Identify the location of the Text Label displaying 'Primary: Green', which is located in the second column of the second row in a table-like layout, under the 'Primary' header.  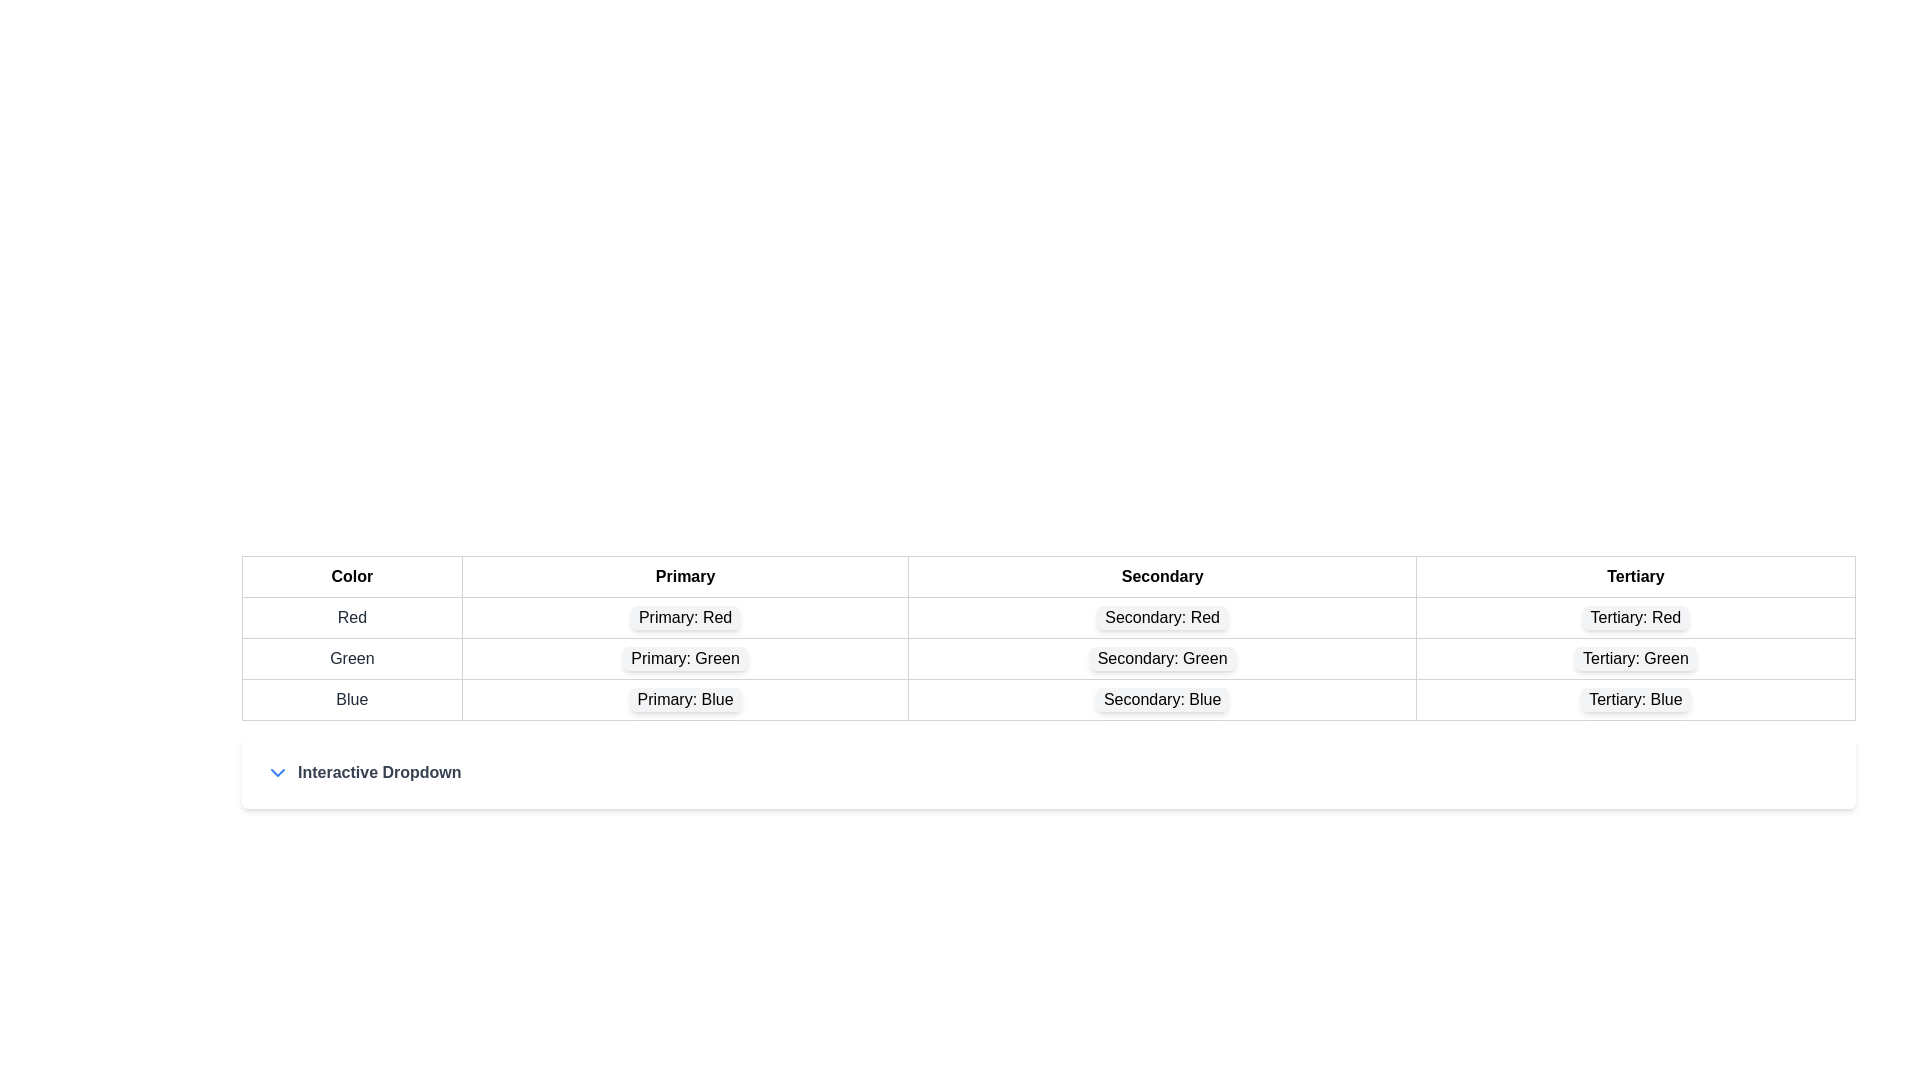
(685, 659).